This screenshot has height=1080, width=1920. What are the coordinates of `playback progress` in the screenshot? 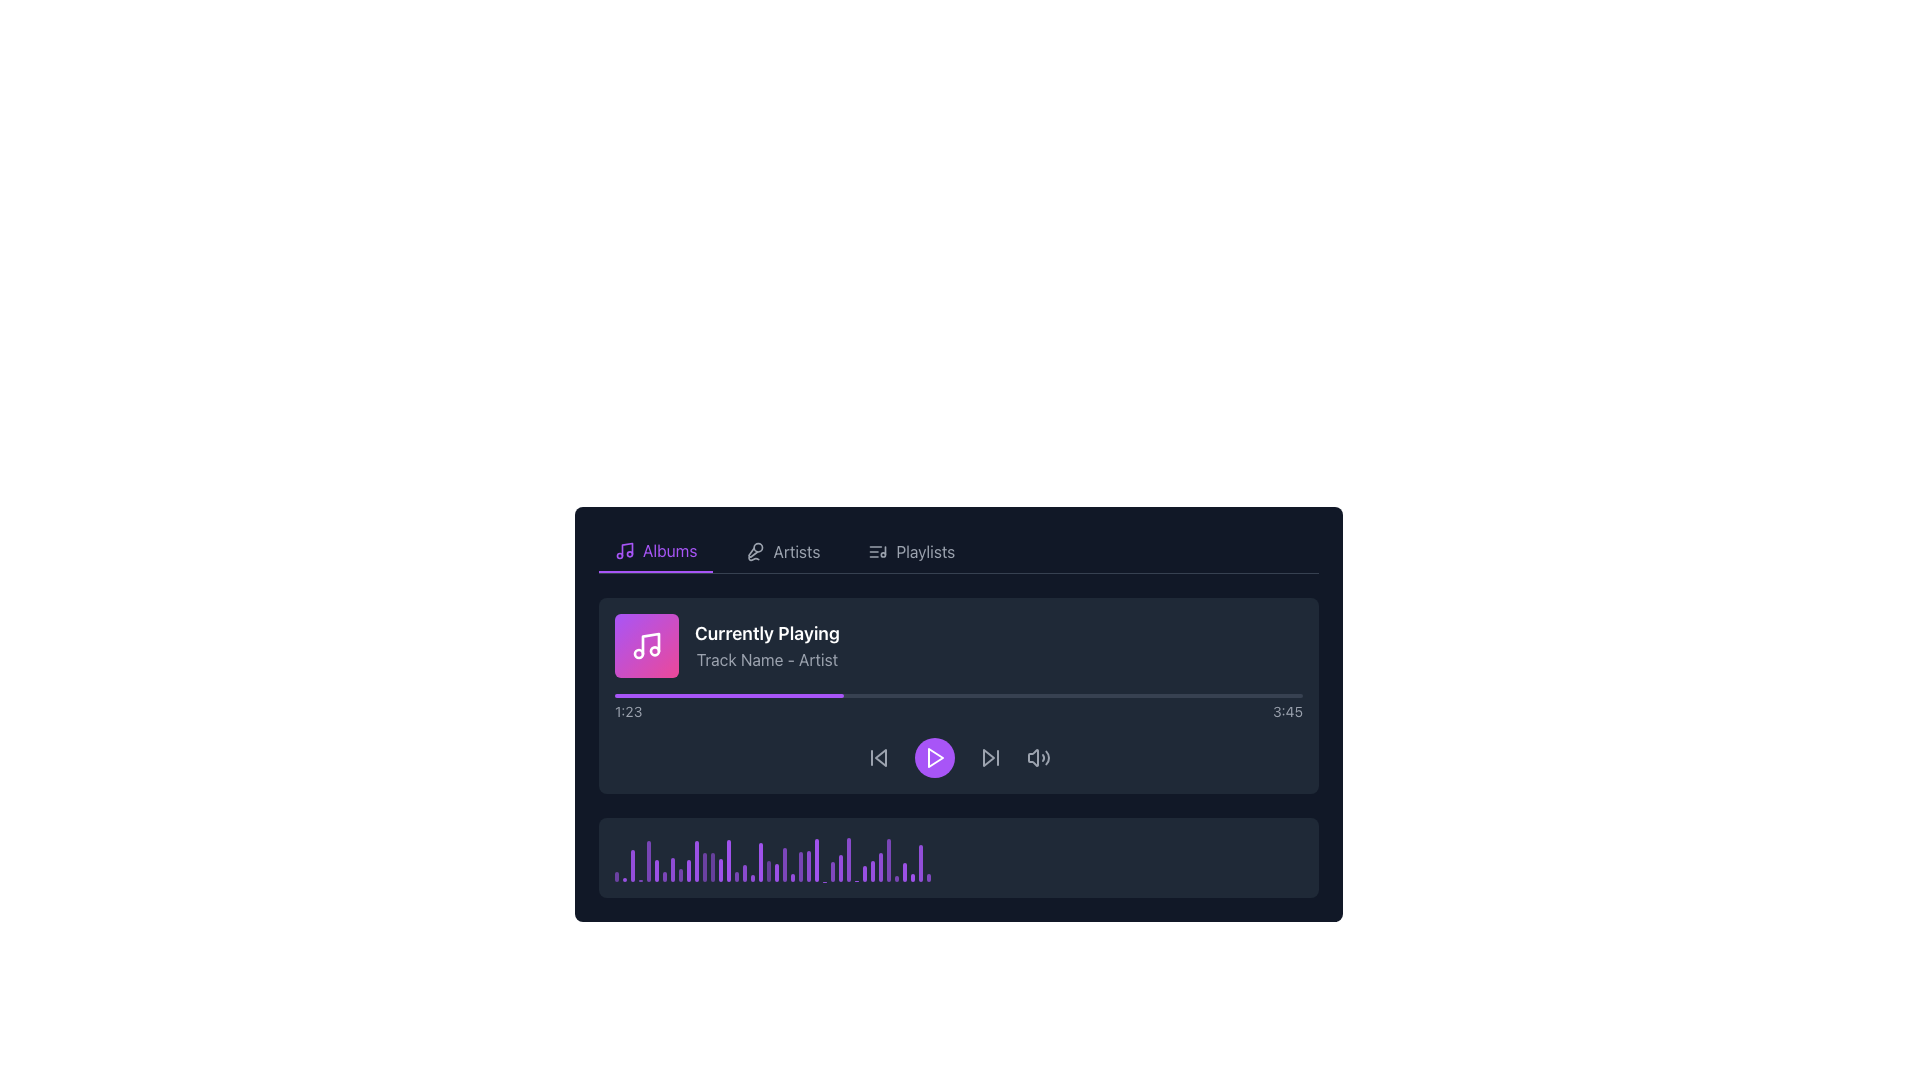 It's located at (848, 694).